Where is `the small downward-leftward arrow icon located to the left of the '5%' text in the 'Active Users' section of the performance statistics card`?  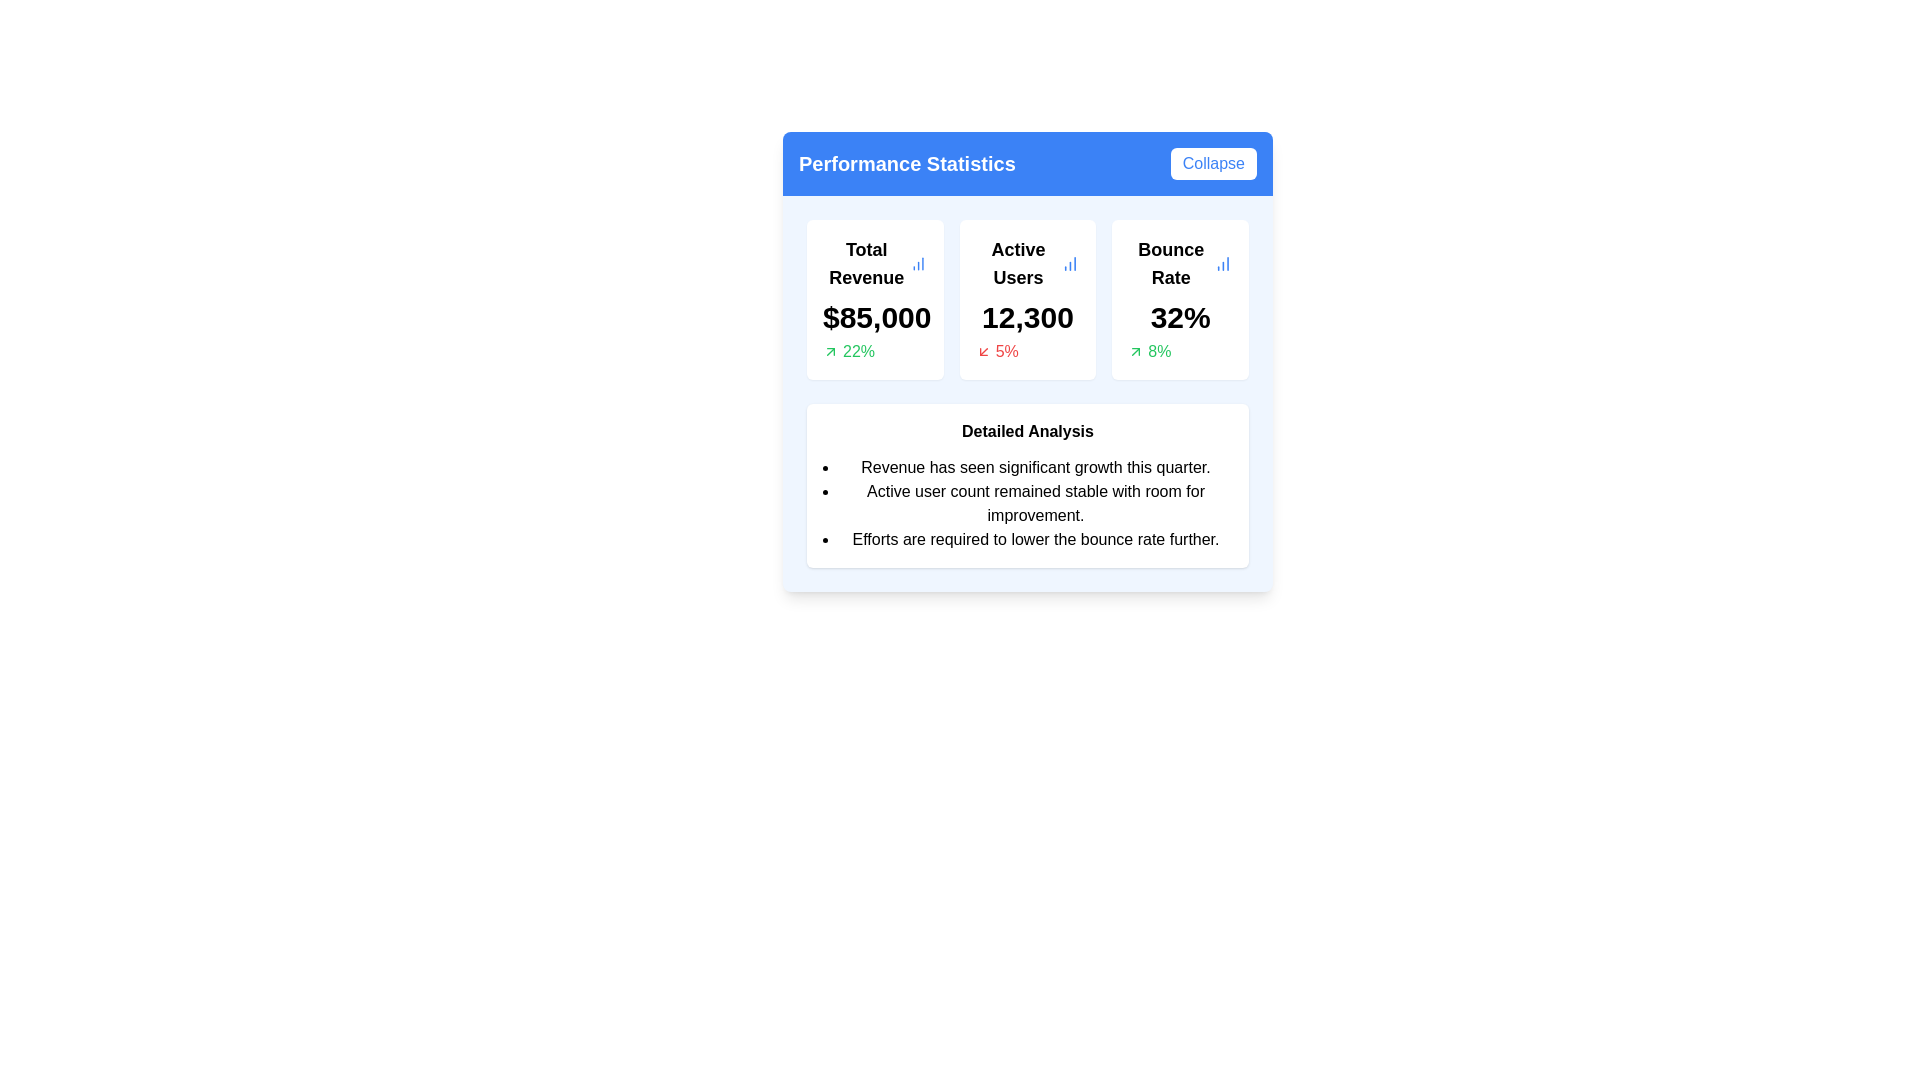 the small downward-leftward arrow icon located to the left of the '5%' text in the 'Active Users' section of the performance statistics card is located at coordinates (983, 350).